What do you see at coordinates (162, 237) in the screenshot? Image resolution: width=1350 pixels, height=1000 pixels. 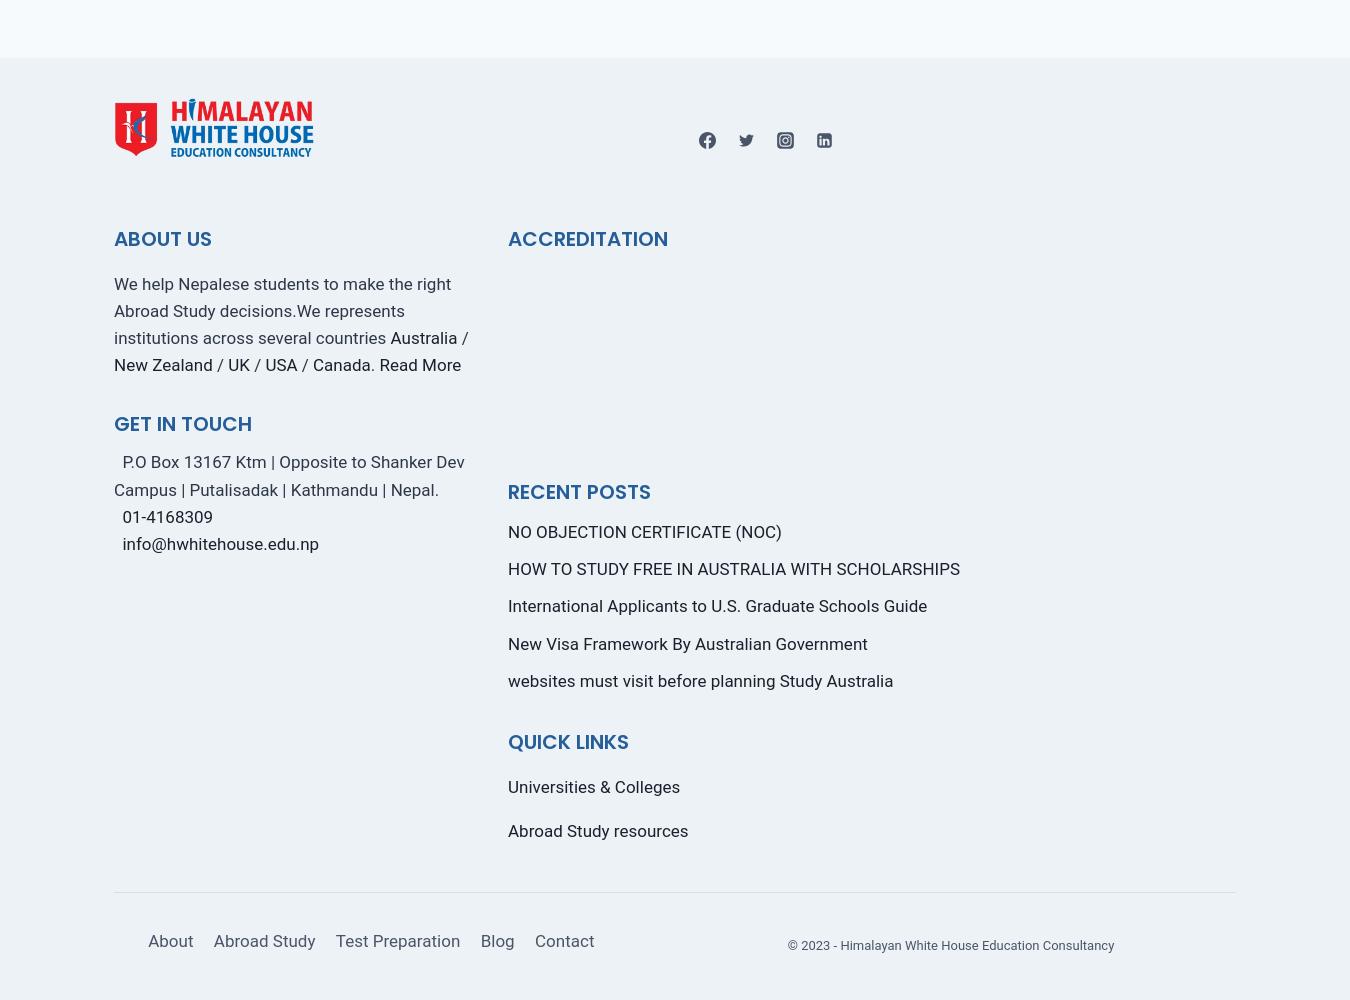 I see `'About Us'` at bounding box center [162, 237].